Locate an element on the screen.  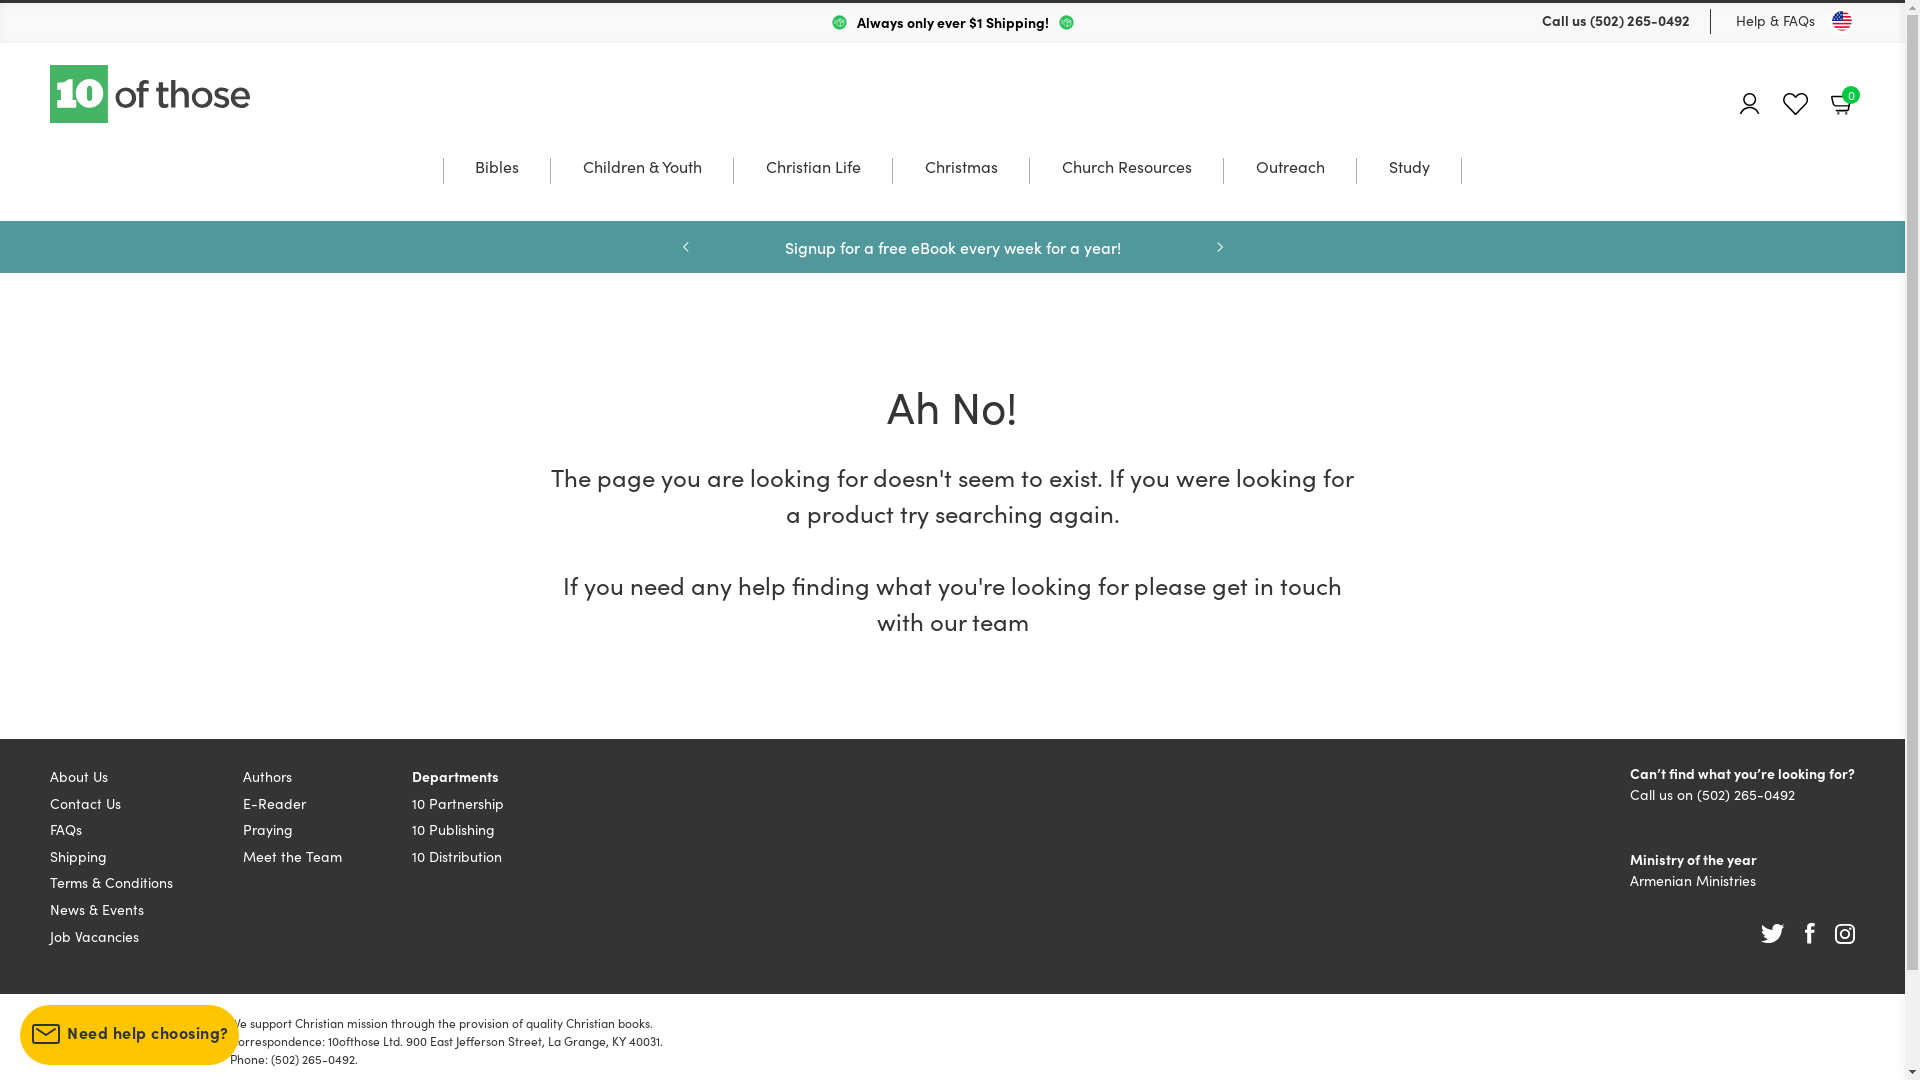
'Praying' is located at coordinates (267, 829).